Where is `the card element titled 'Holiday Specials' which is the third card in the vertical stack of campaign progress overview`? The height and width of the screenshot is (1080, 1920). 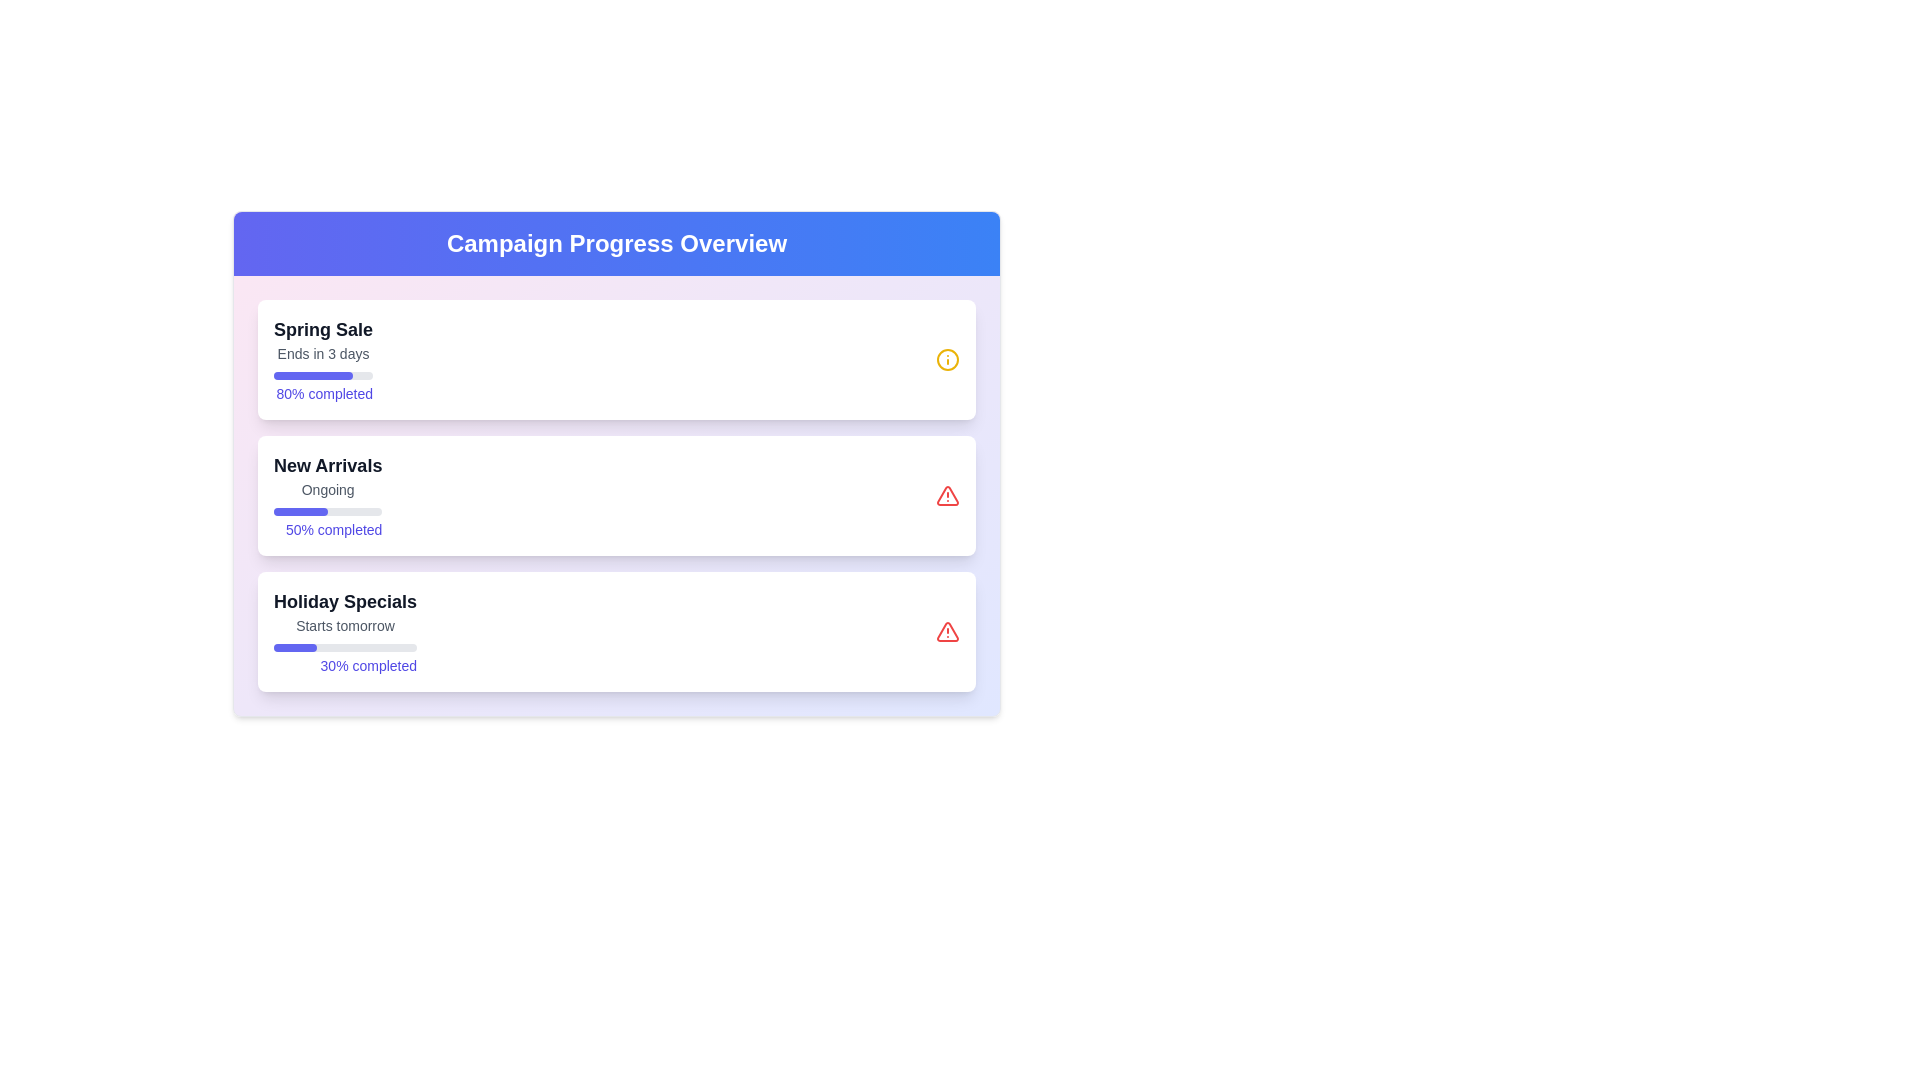
the card element titled 'Holiday Specials' which is the third card in the vertical stack of campaign progress overview is located at coordinates (616, 632).